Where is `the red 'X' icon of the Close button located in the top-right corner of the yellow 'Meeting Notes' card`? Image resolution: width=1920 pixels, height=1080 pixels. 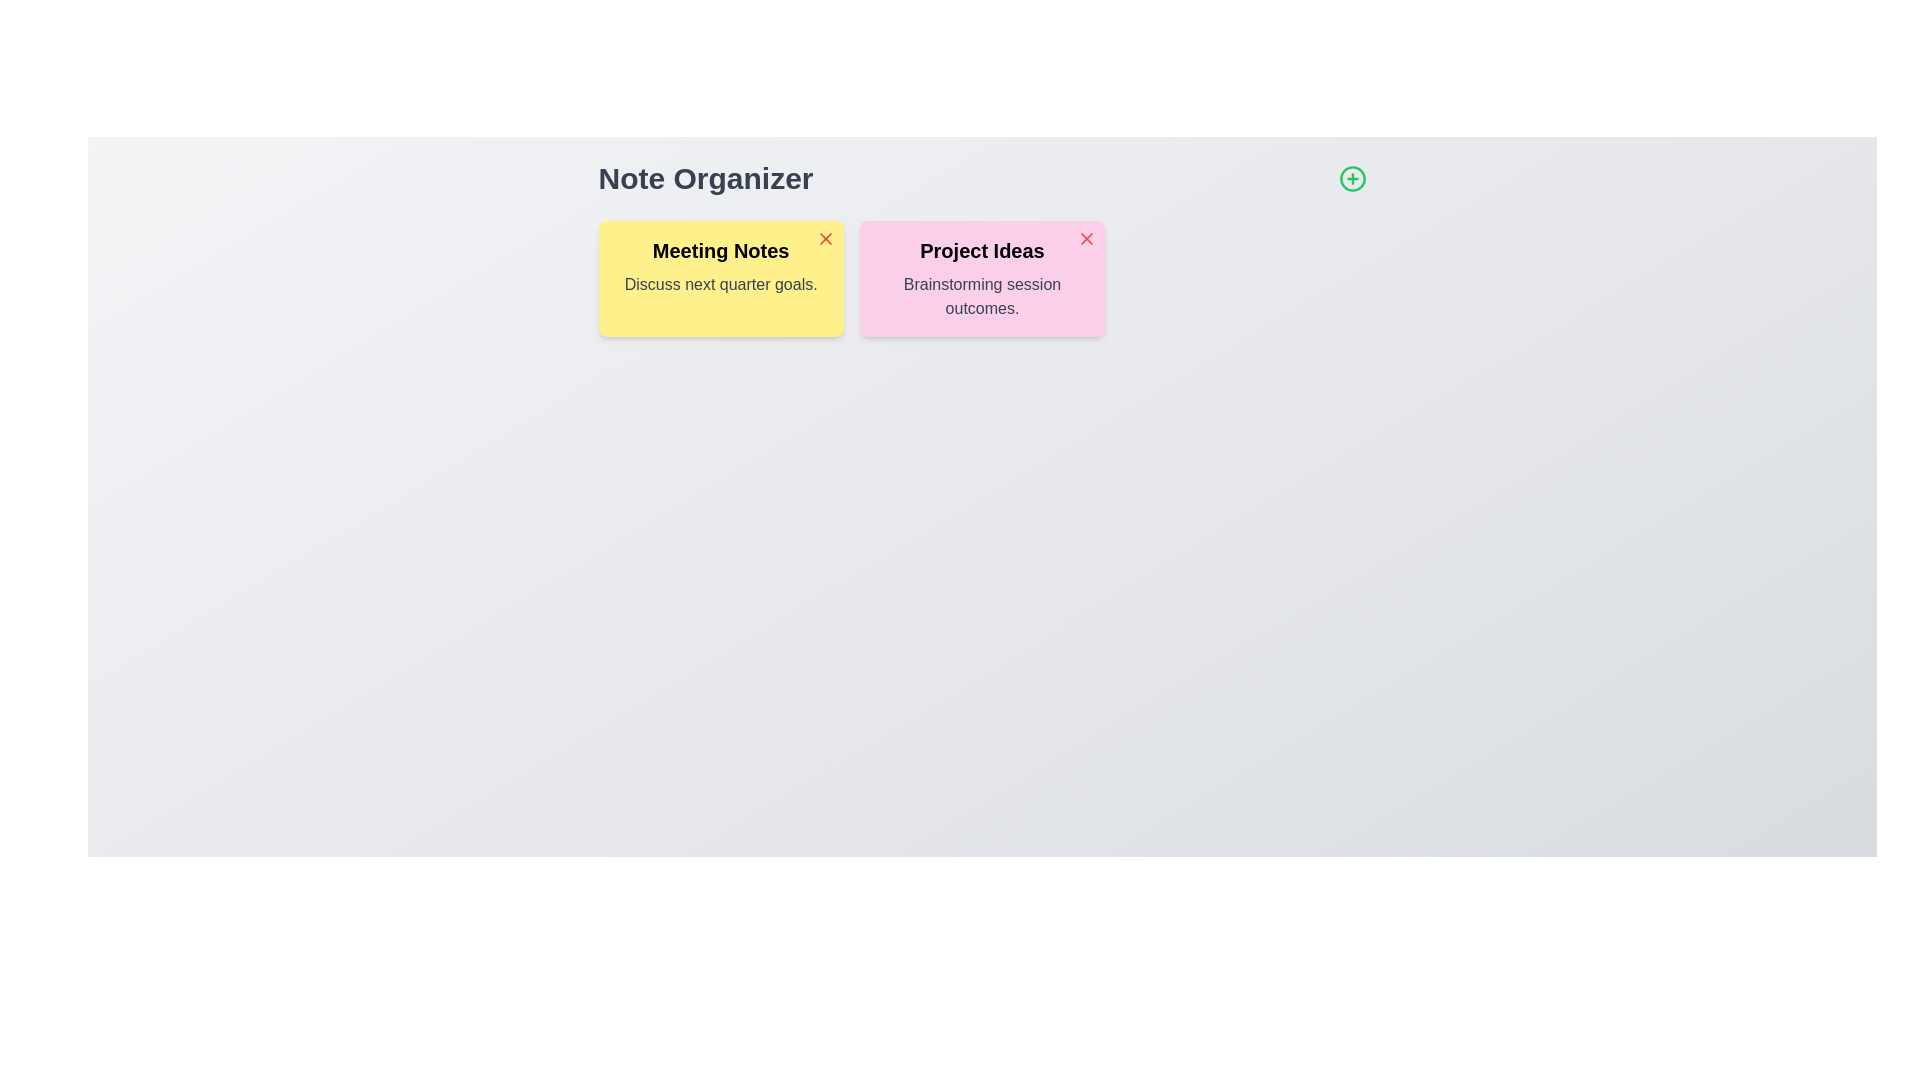
the red 'X' icon of the Close button located in the top-right corner of the yellow 'Meeting Notes' card is located at coordinates (825, 238).